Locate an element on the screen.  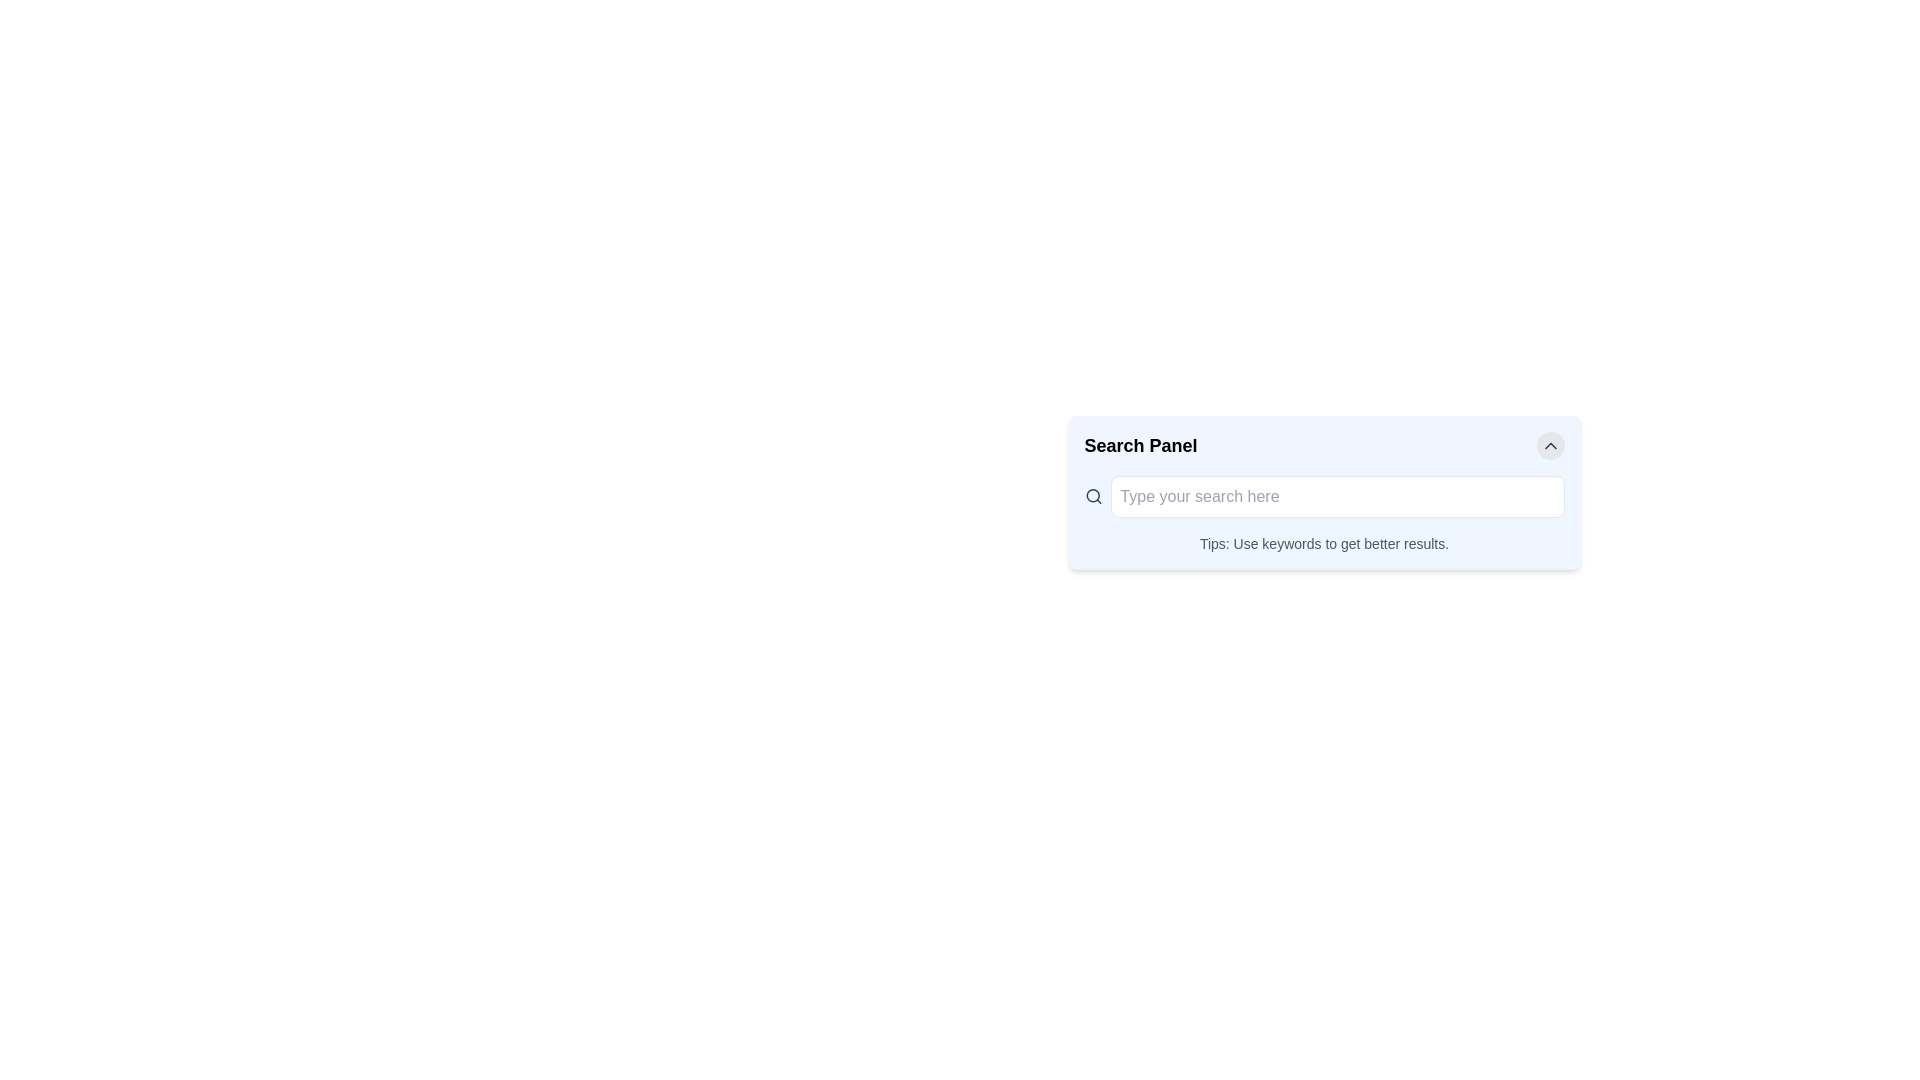
the search icon located to the left of the text input box with the placeholder 'Type your search here' is located at coordinates (1093, 496).